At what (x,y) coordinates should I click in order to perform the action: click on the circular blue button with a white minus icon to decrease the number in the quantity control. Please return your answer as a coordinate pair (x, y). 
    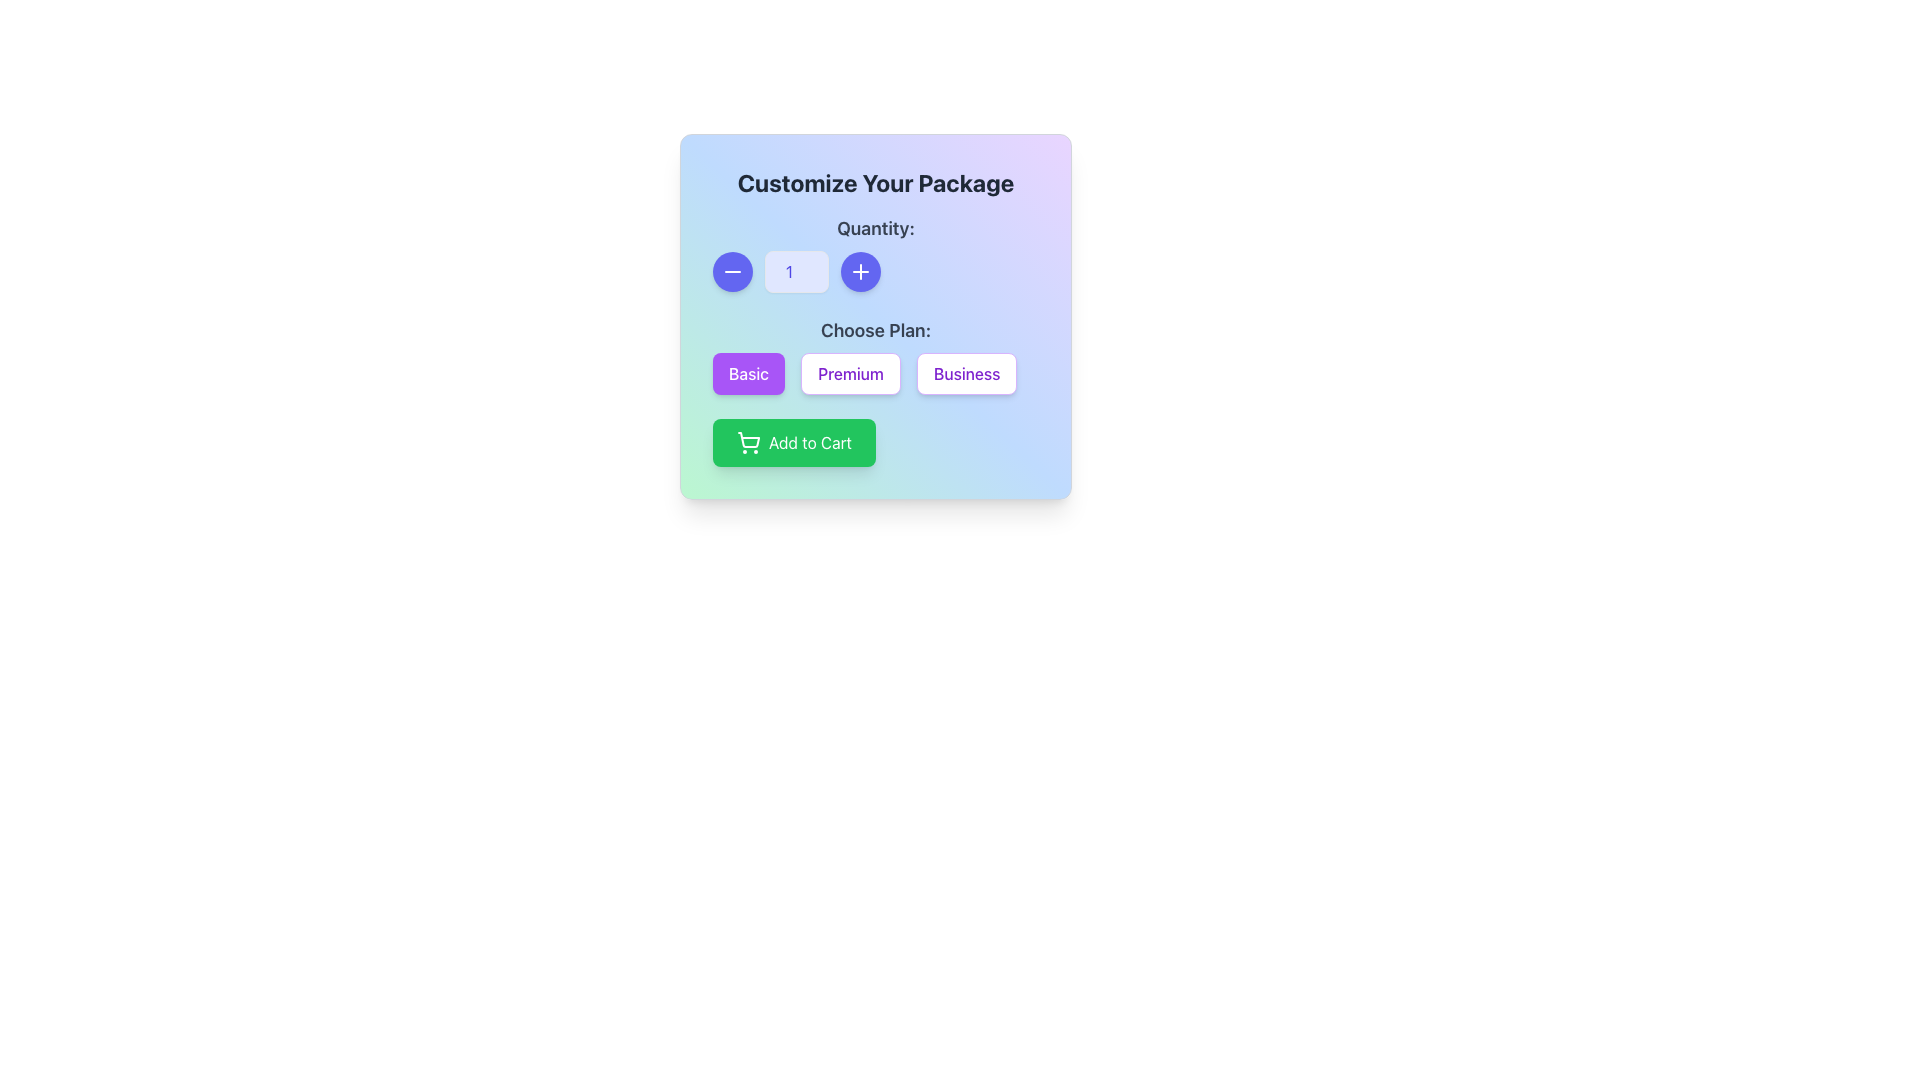
    Looking at the image, I should click on (732, 272).